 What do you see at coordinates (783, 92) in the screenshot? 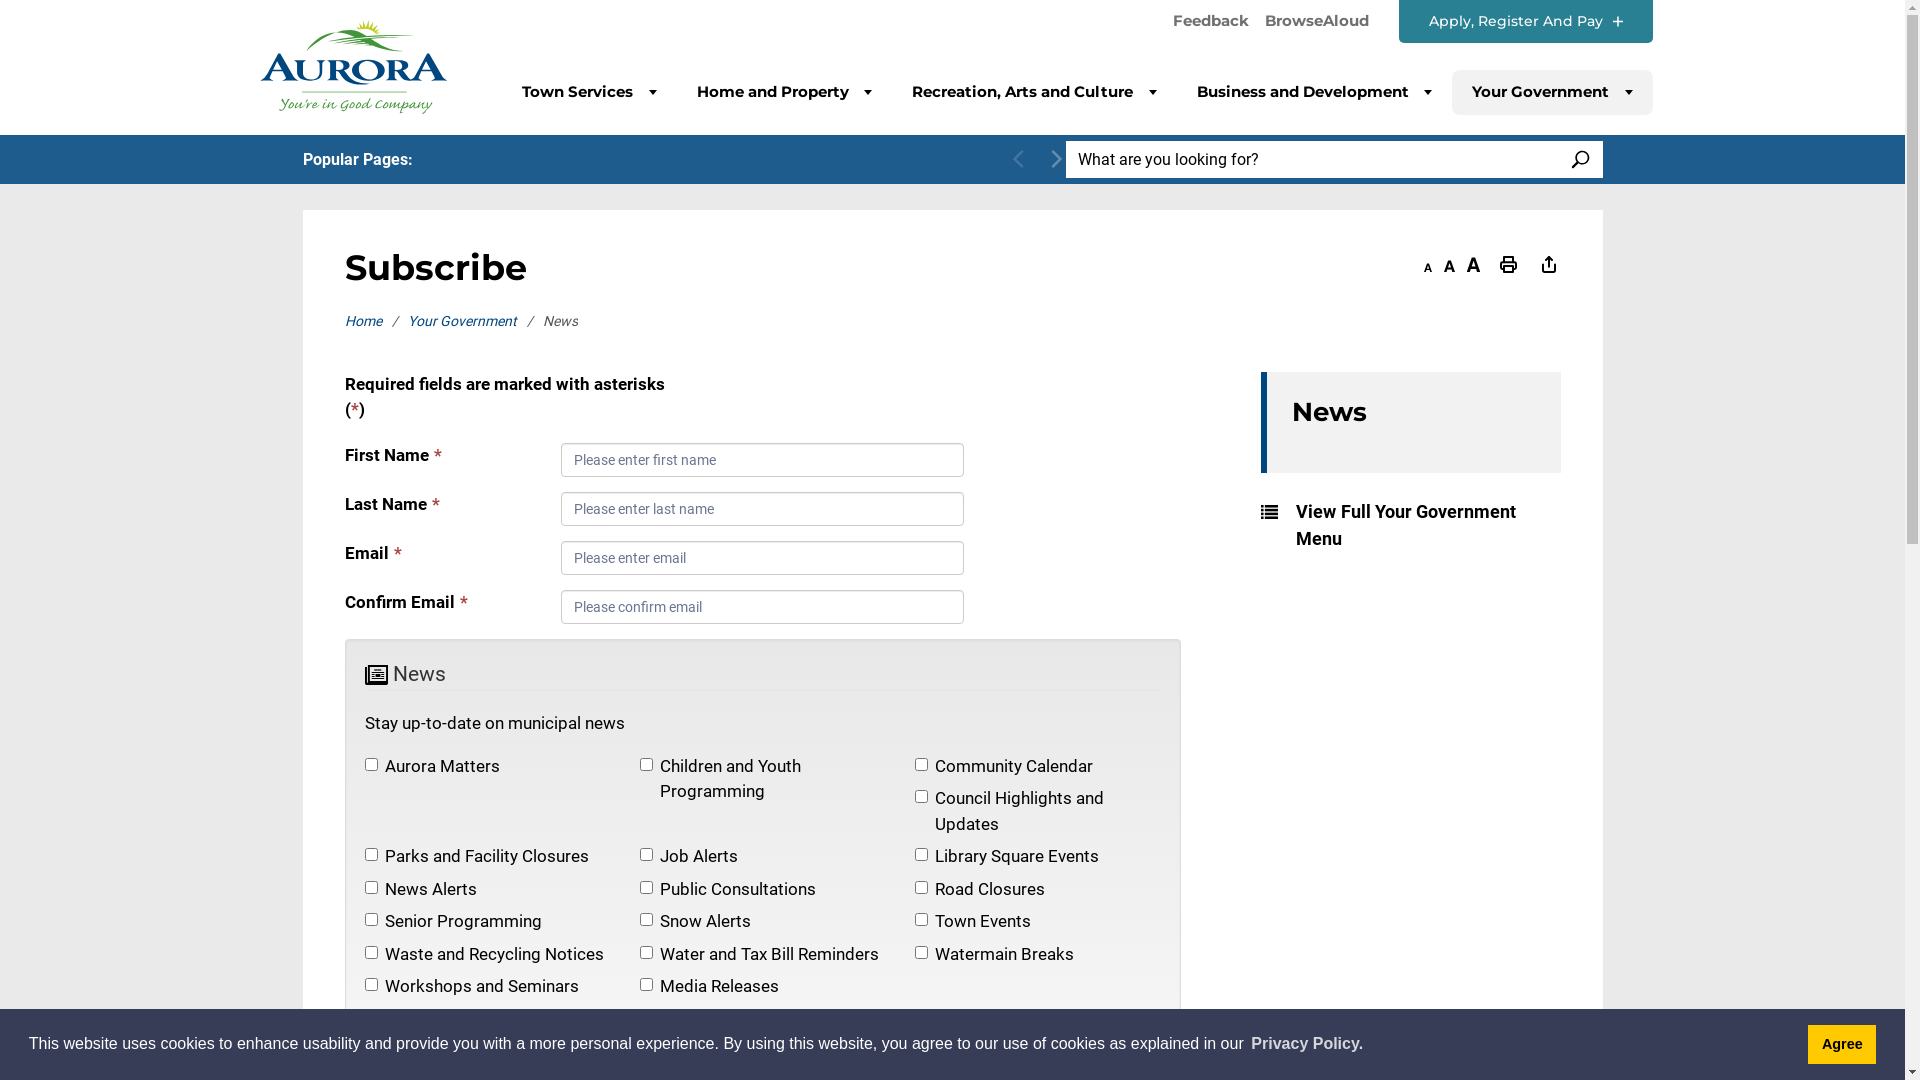
I see `'Home and Property'` at bounding box center [783, 92].